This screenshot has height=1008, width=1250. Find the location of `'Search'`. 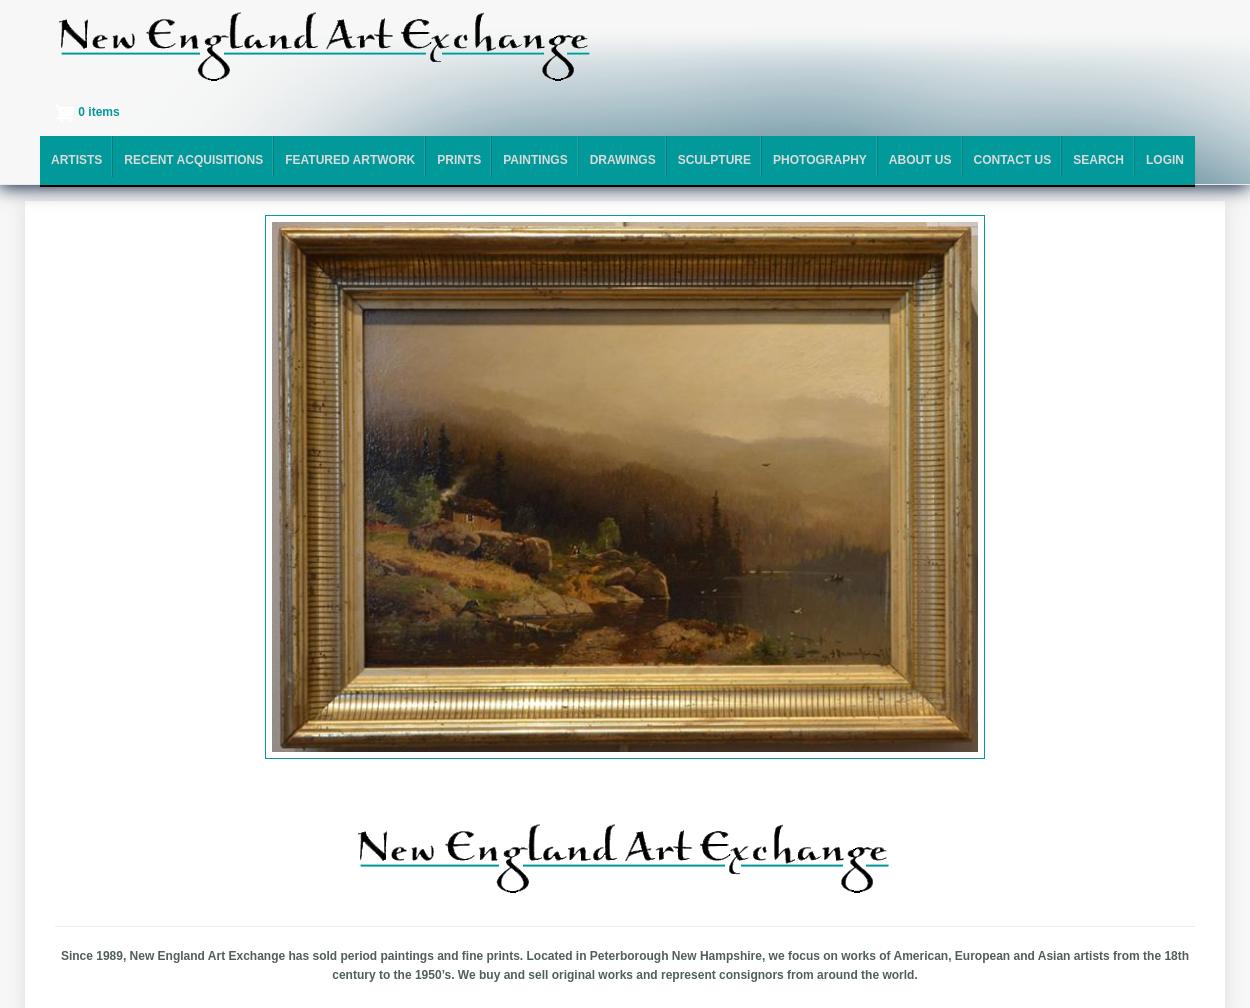

'Search' is located at coordinates (1097, 159).